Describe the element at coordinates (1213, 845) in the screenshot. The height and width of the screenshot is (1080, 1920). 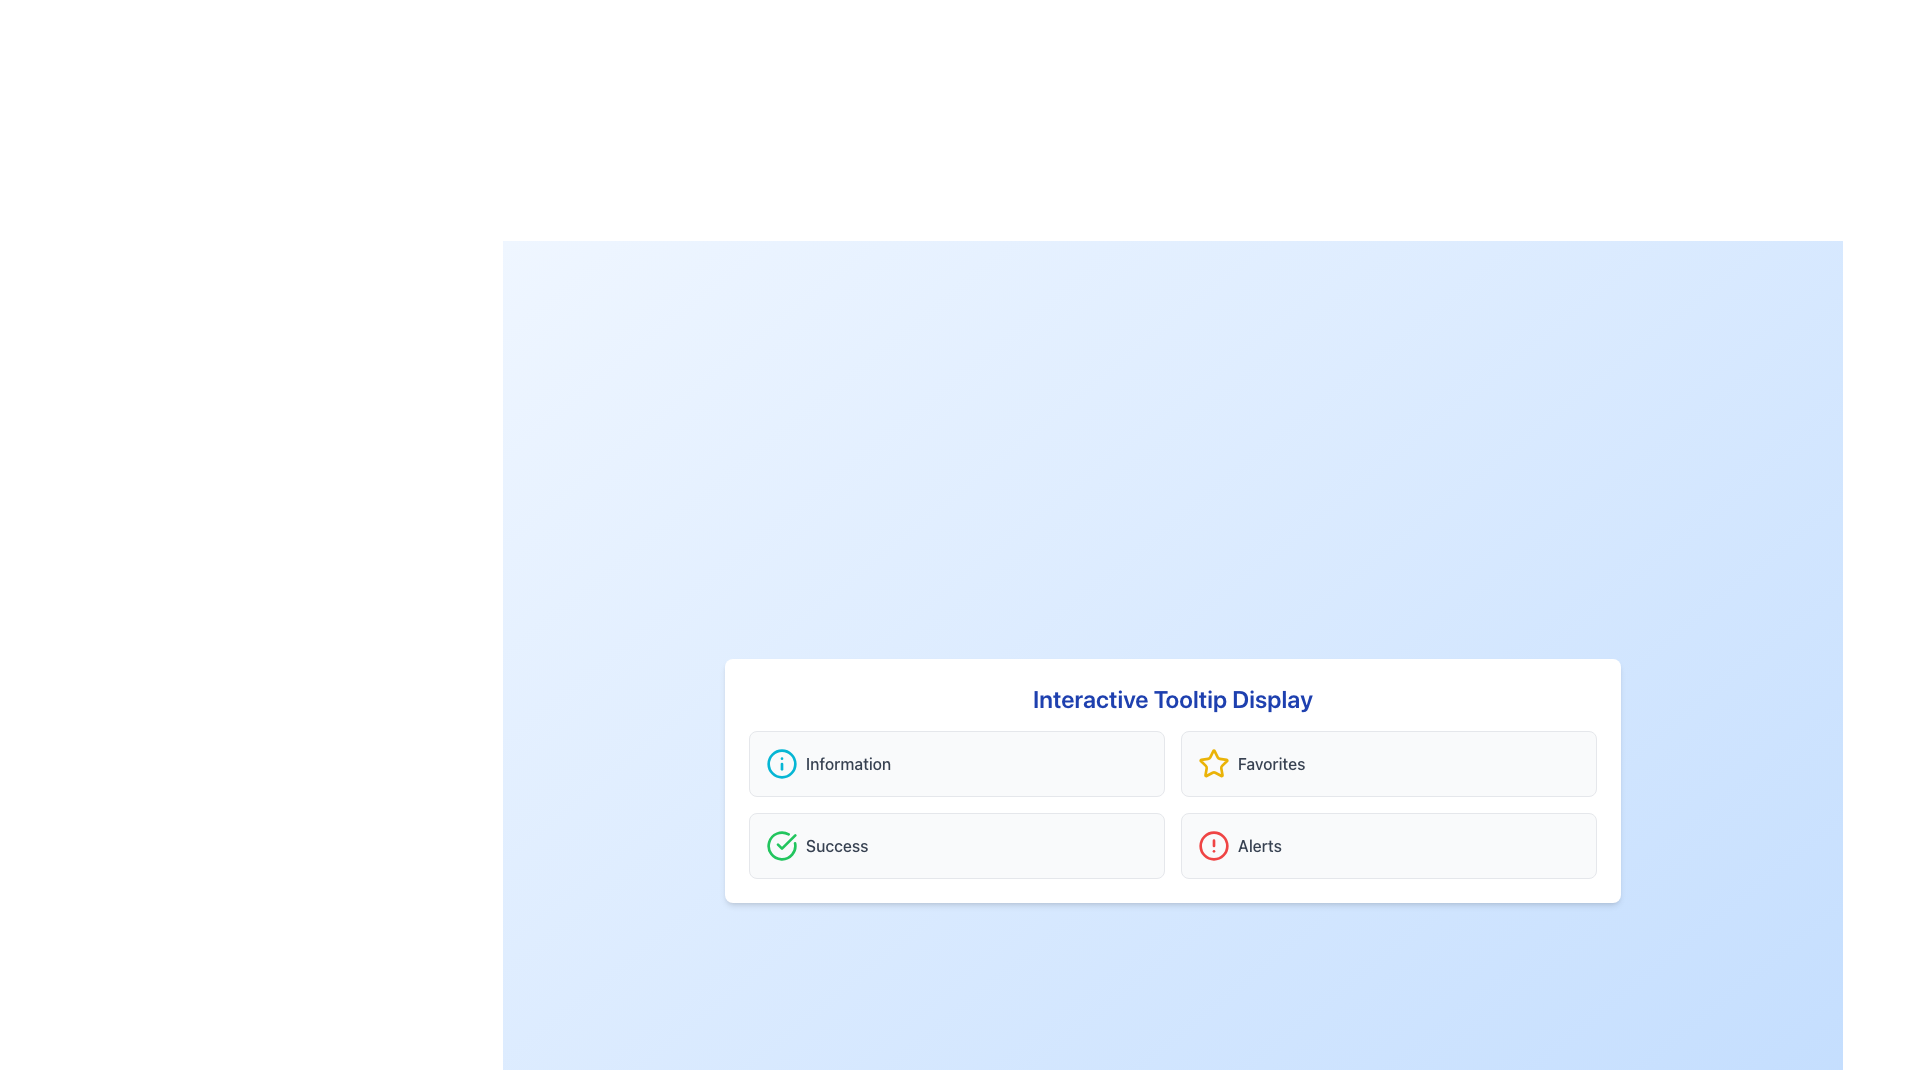
I see `the alert icon located in the bottom-right section of the grid layout` at that location.